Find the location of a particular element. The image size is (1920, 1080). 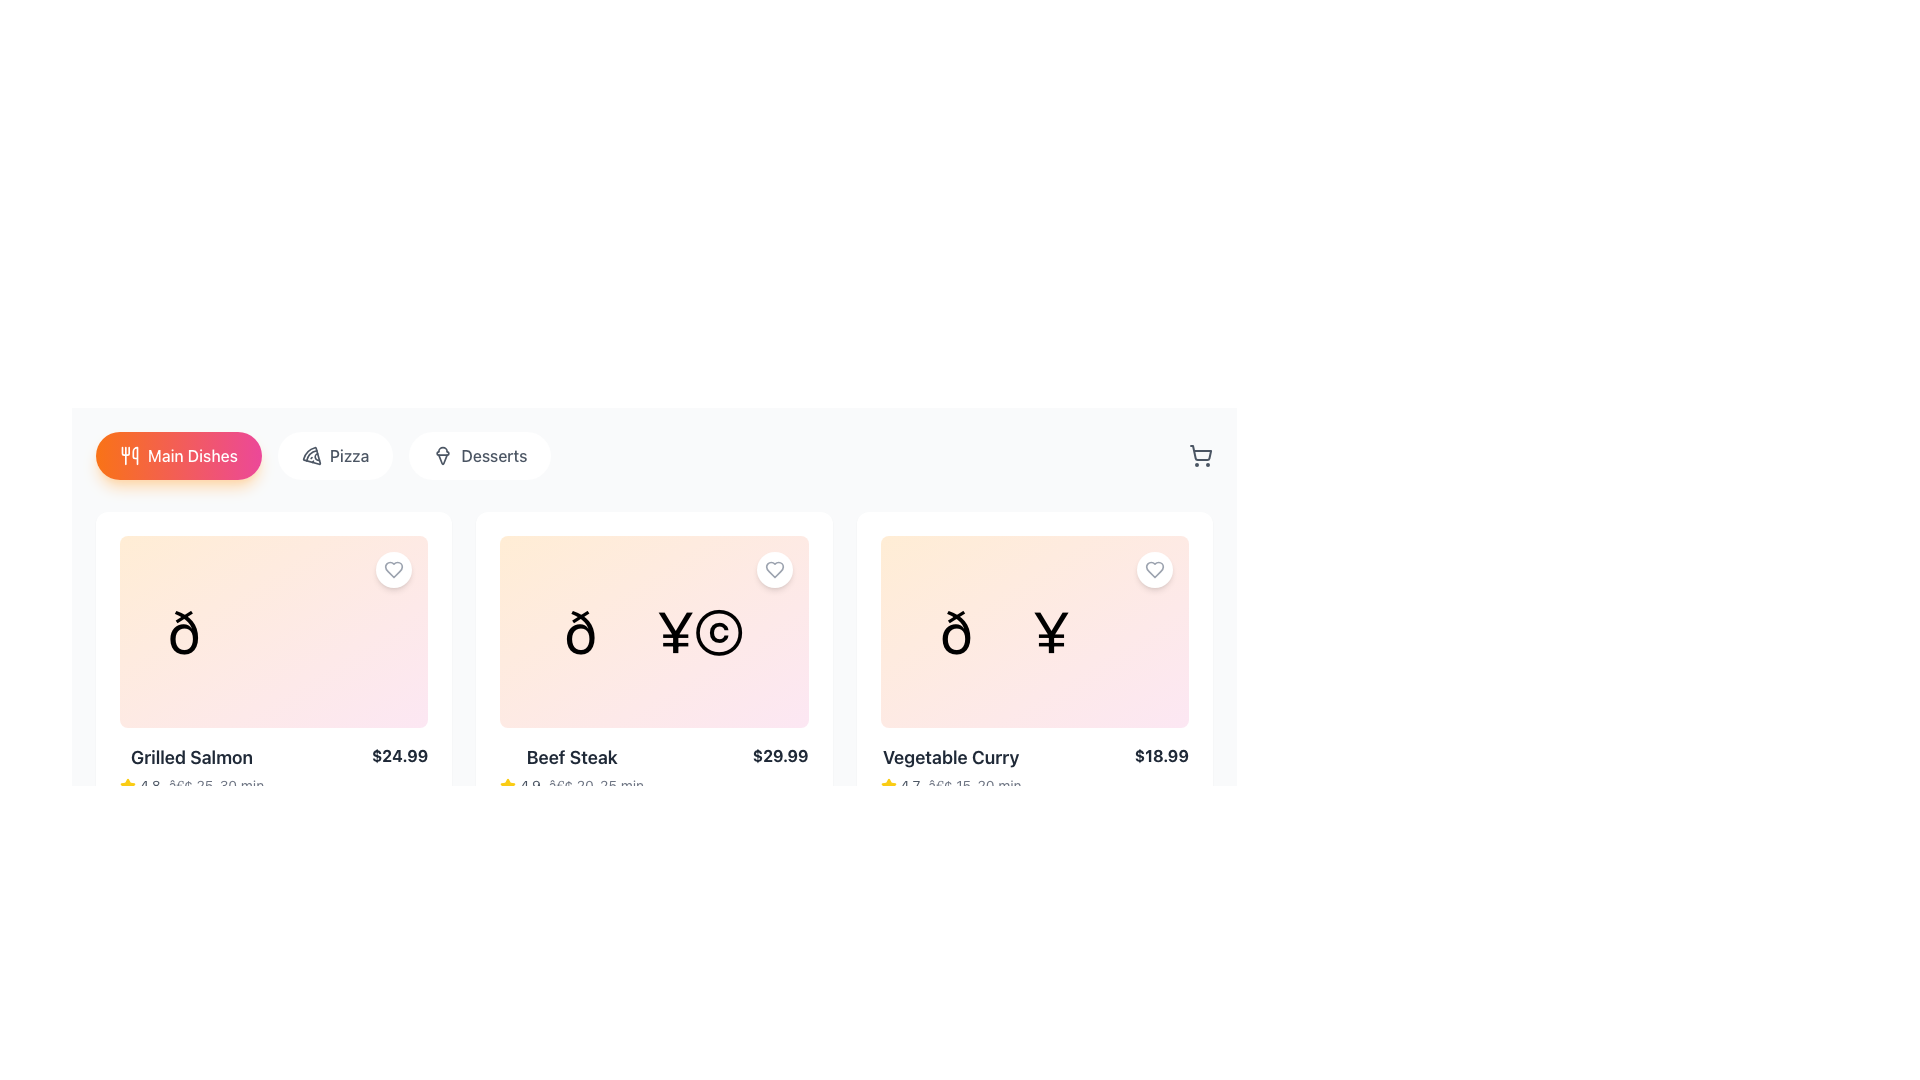

the heart-shaped icon in the top-right corner of the 'Vegetable Curry' item card is located at coordinates (1155, 570).